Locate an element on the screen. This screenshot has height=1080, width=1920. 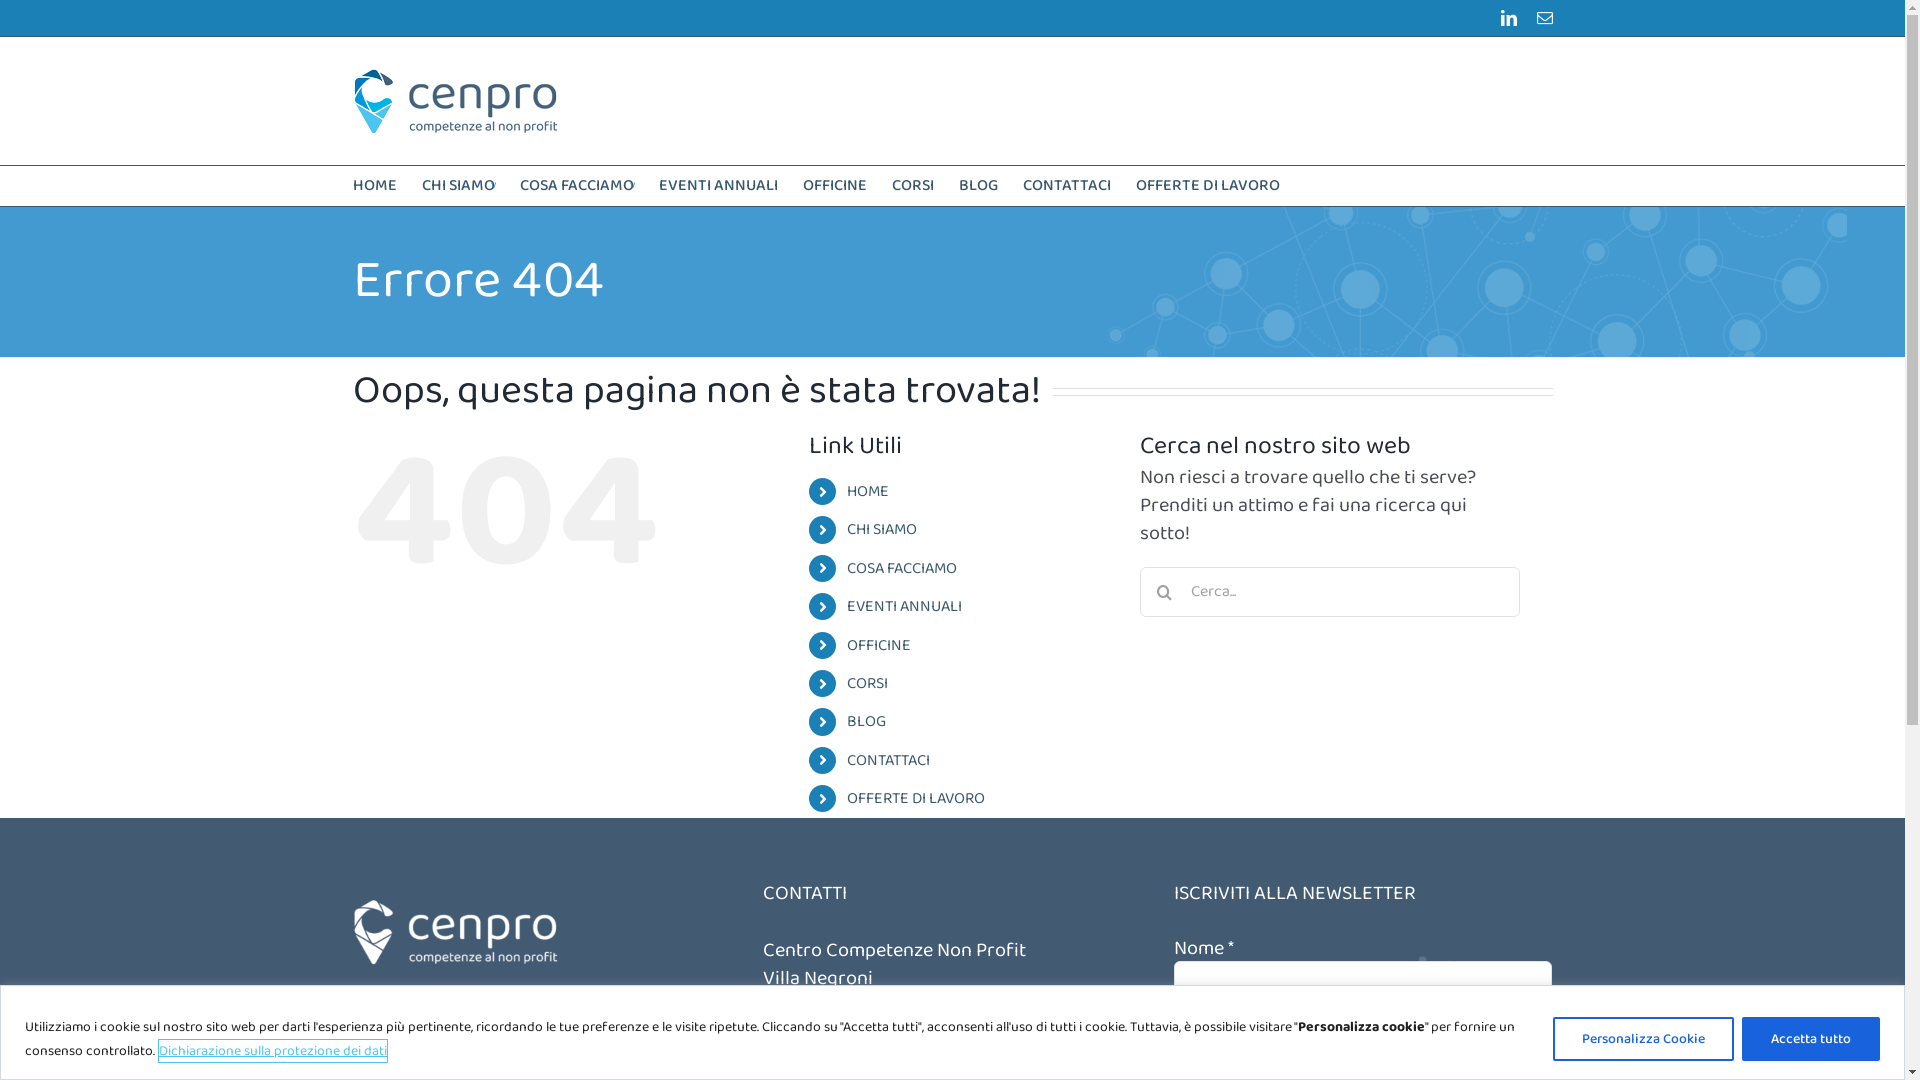
'CHI SIAMO' is located at coordinates (457, 185).